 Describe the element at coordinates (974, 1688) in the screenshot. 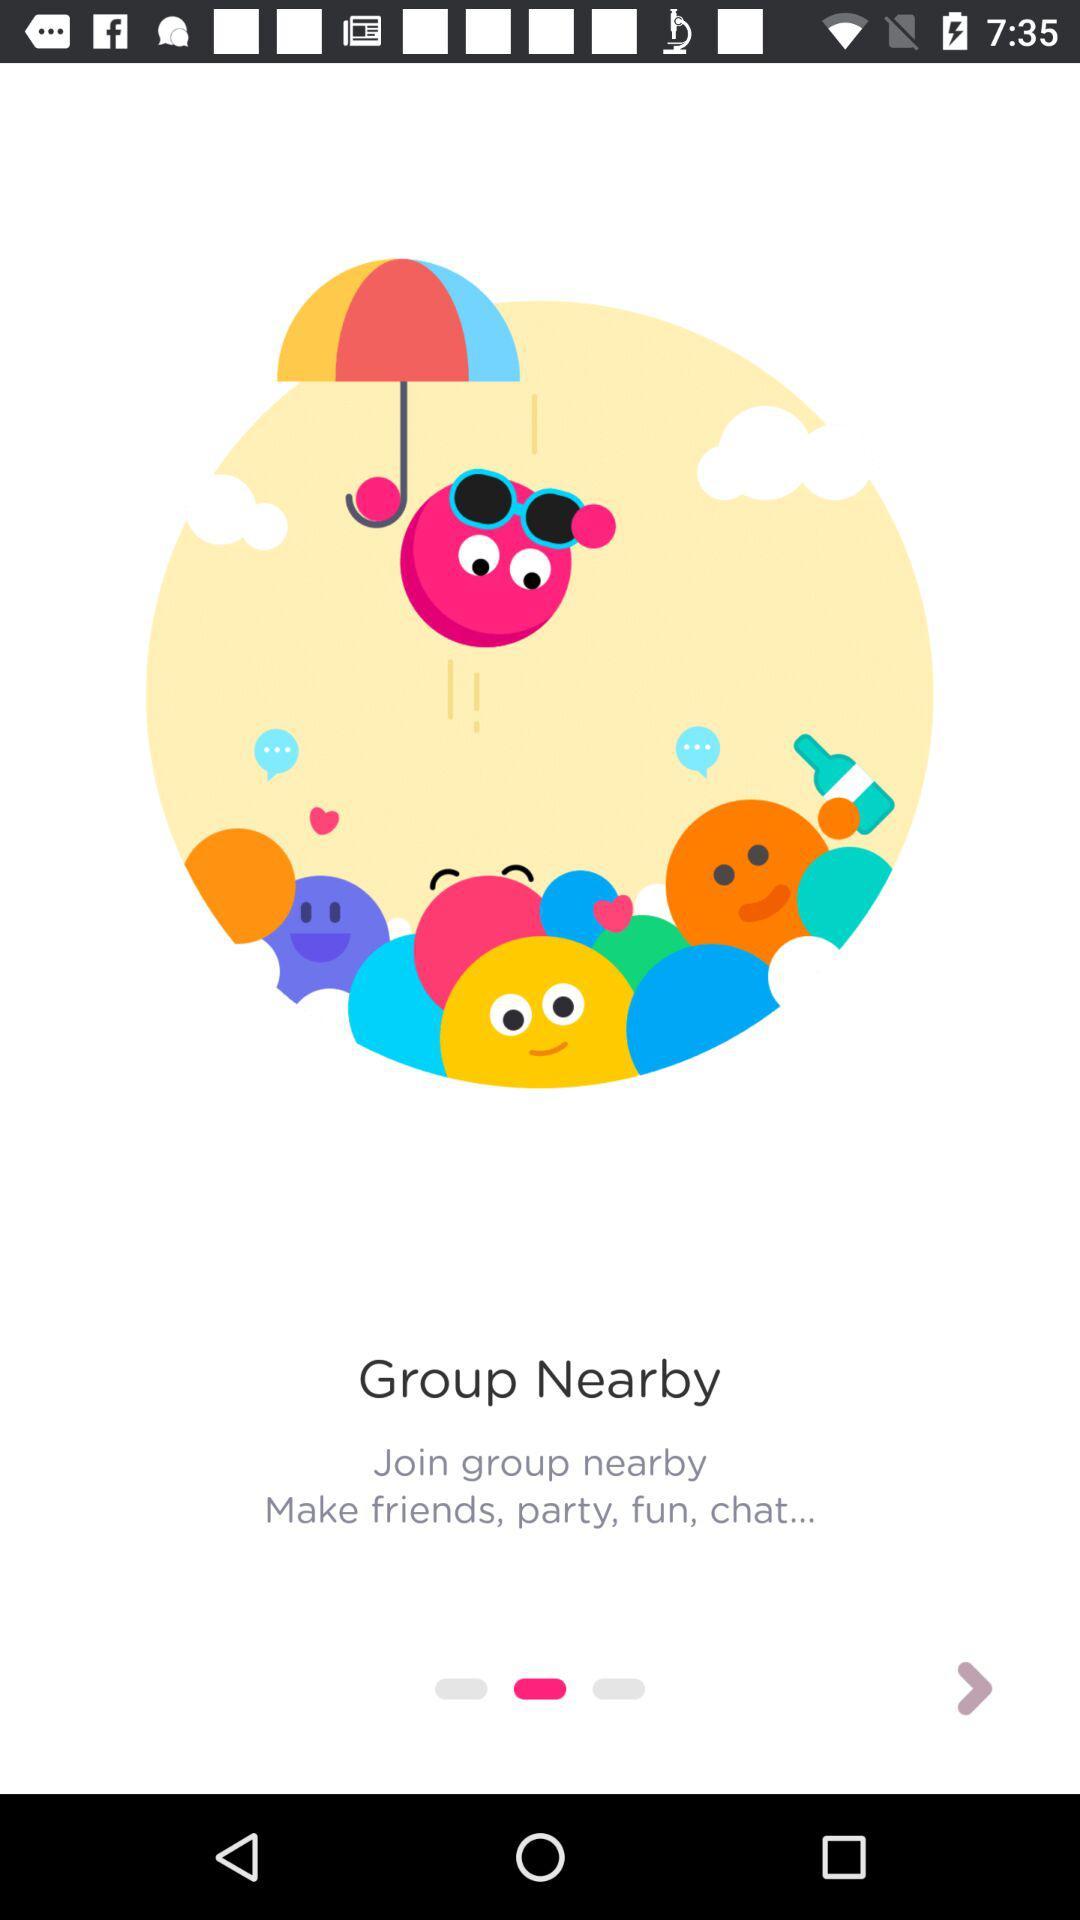

I see `the arrow_forward icon` at that location.